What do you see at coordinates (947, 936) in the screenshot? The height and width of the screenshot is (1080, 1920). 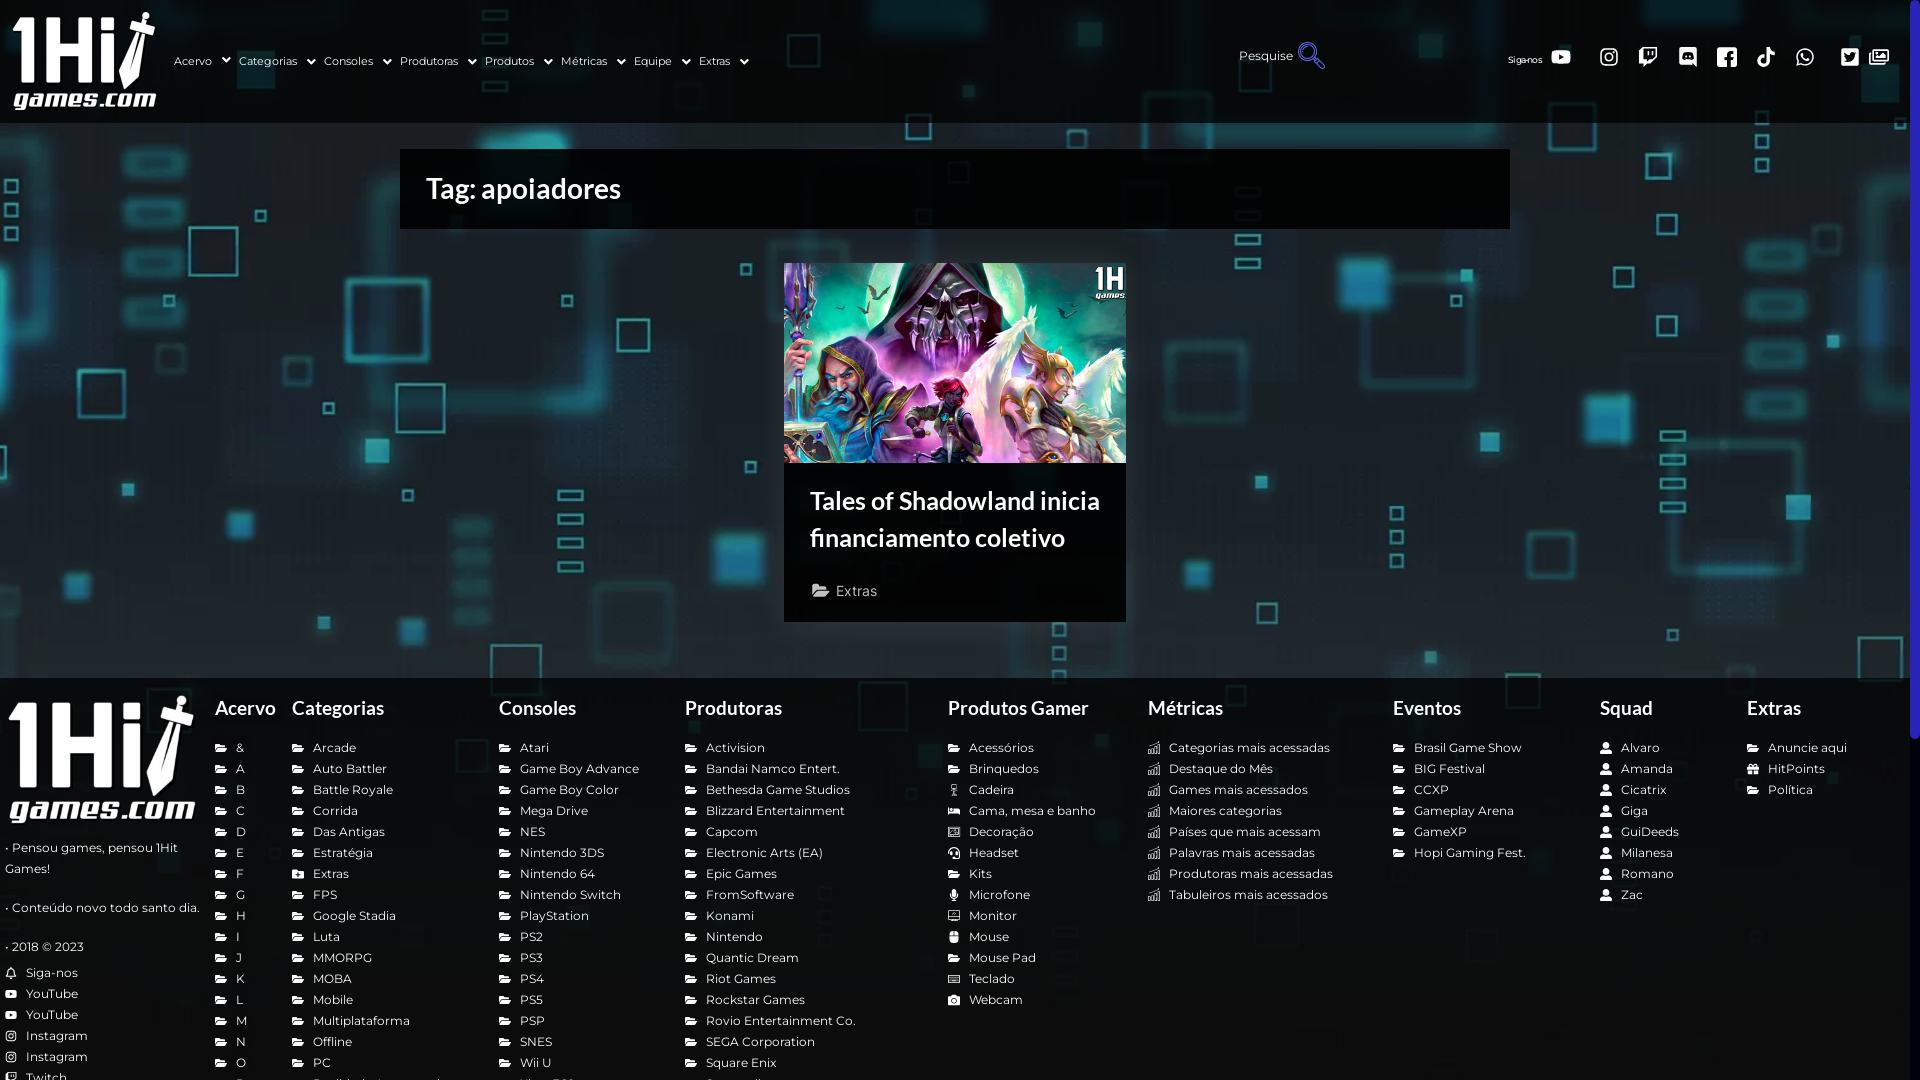 I see `'Mouse'` at bounding box center [947, 936].